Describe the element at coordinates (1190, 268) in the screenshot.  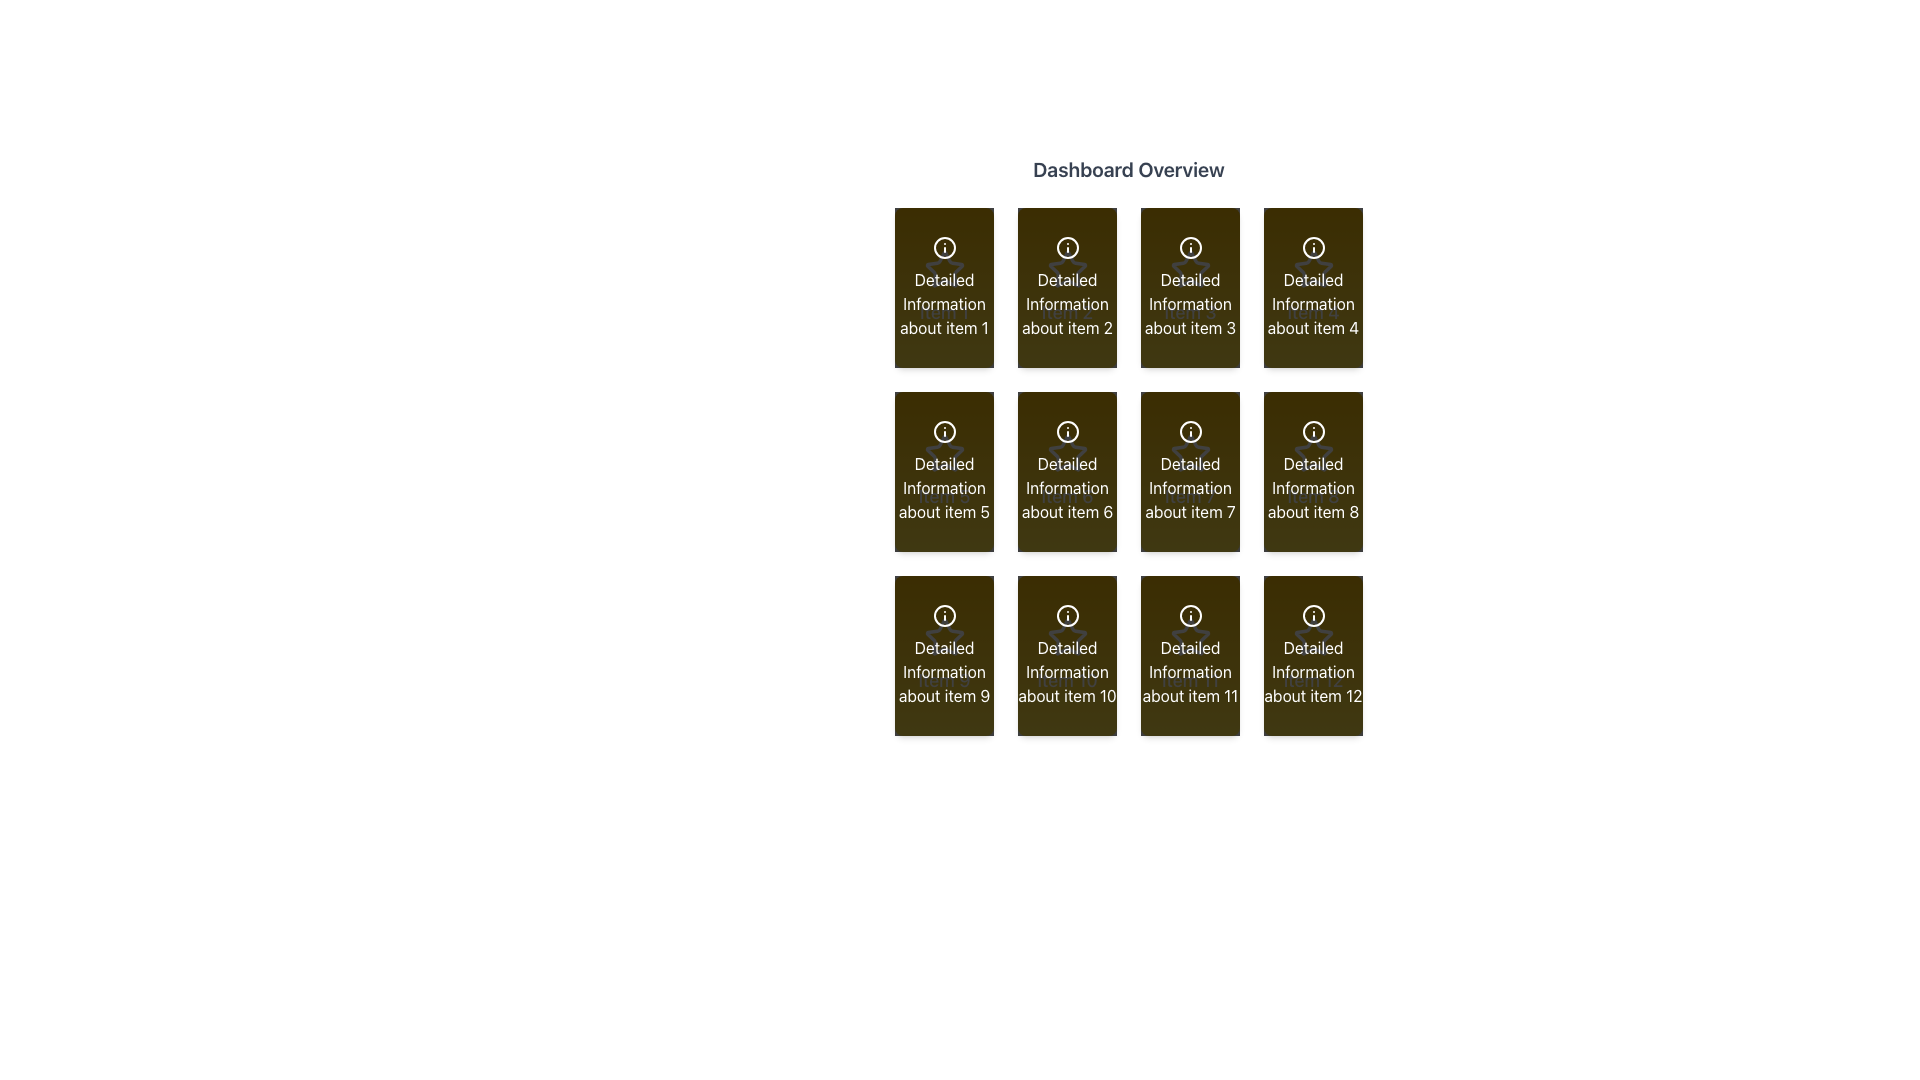
I see `the star icon located at the top-center of the card labeled 'Detailed Information about item 3' in the grid interface` at that location.